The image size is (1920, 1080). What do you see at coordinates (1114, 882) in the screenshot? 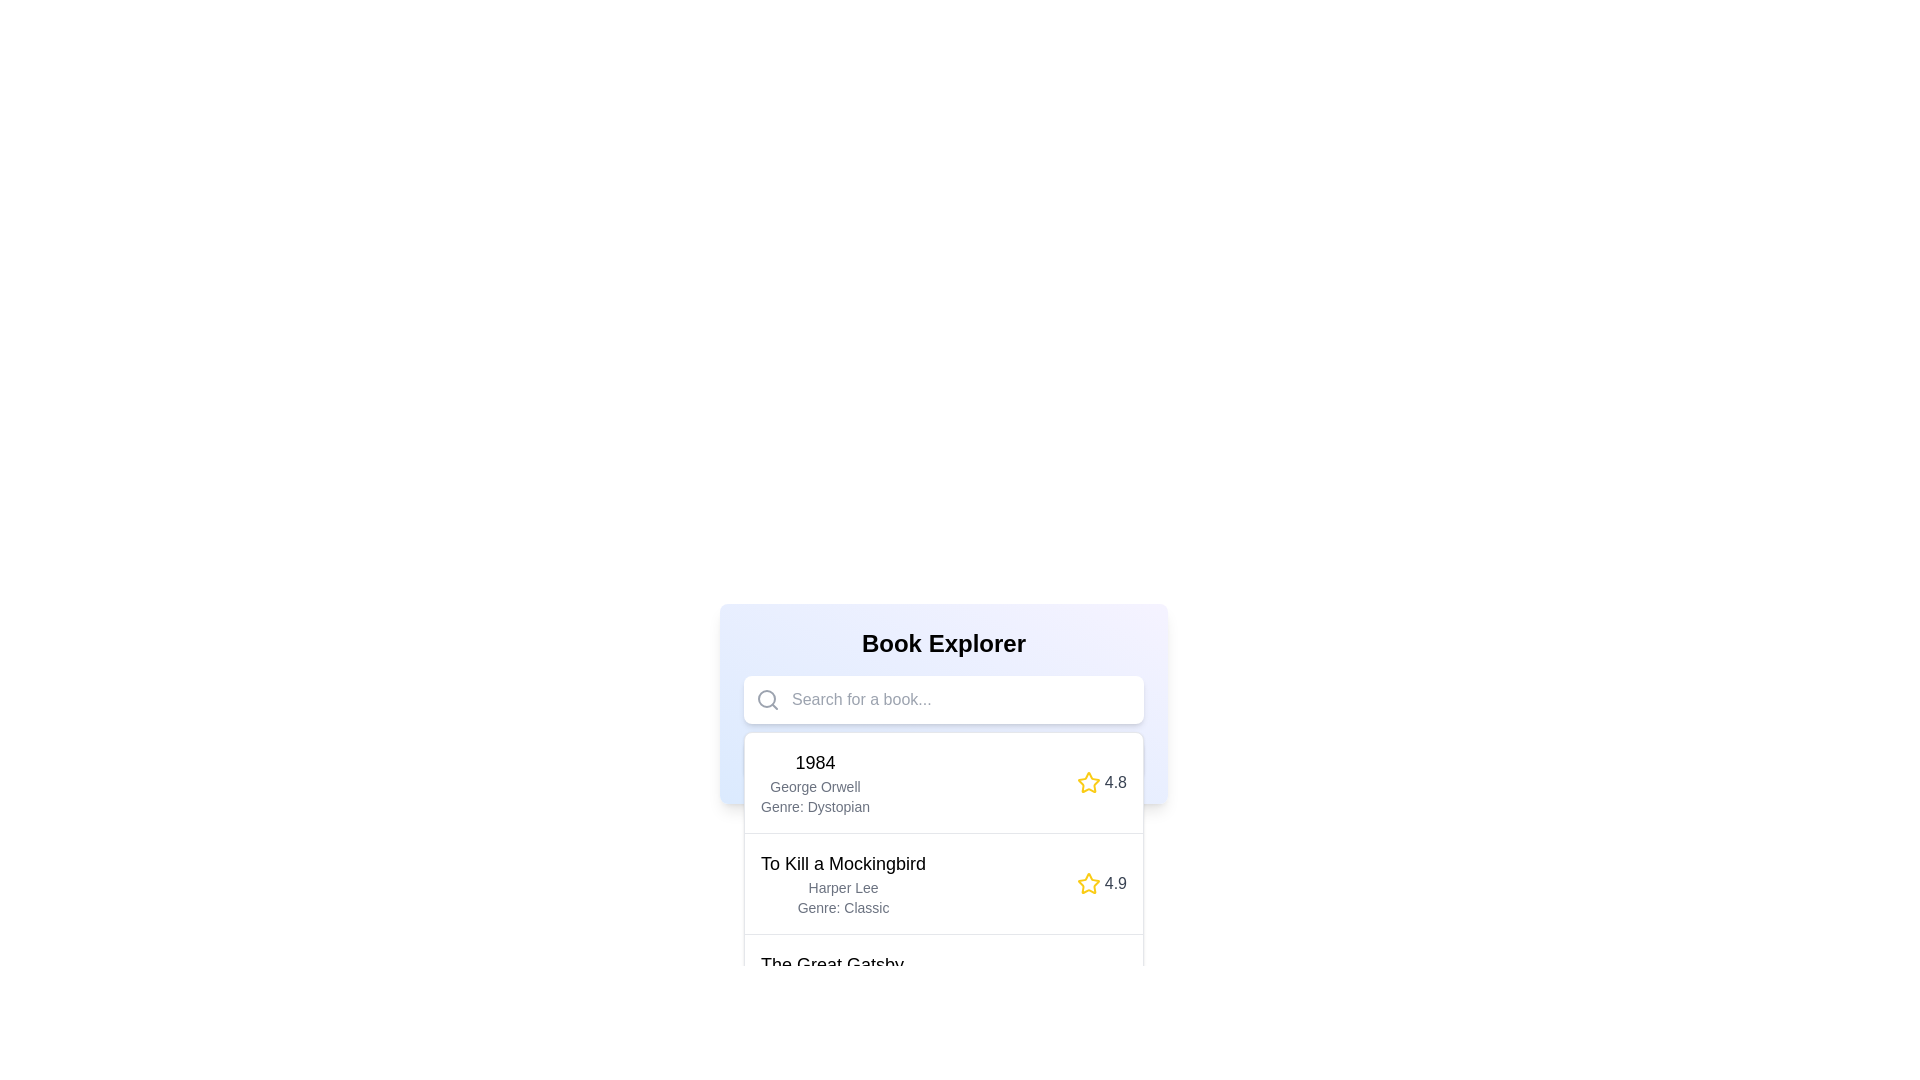
I see `the numerical text label that reads '4.9', styled in gray font, positioned to the right of a star icon within the list entry for 'To Kill a Mockingbird'` at bounding box center [1114, 882].